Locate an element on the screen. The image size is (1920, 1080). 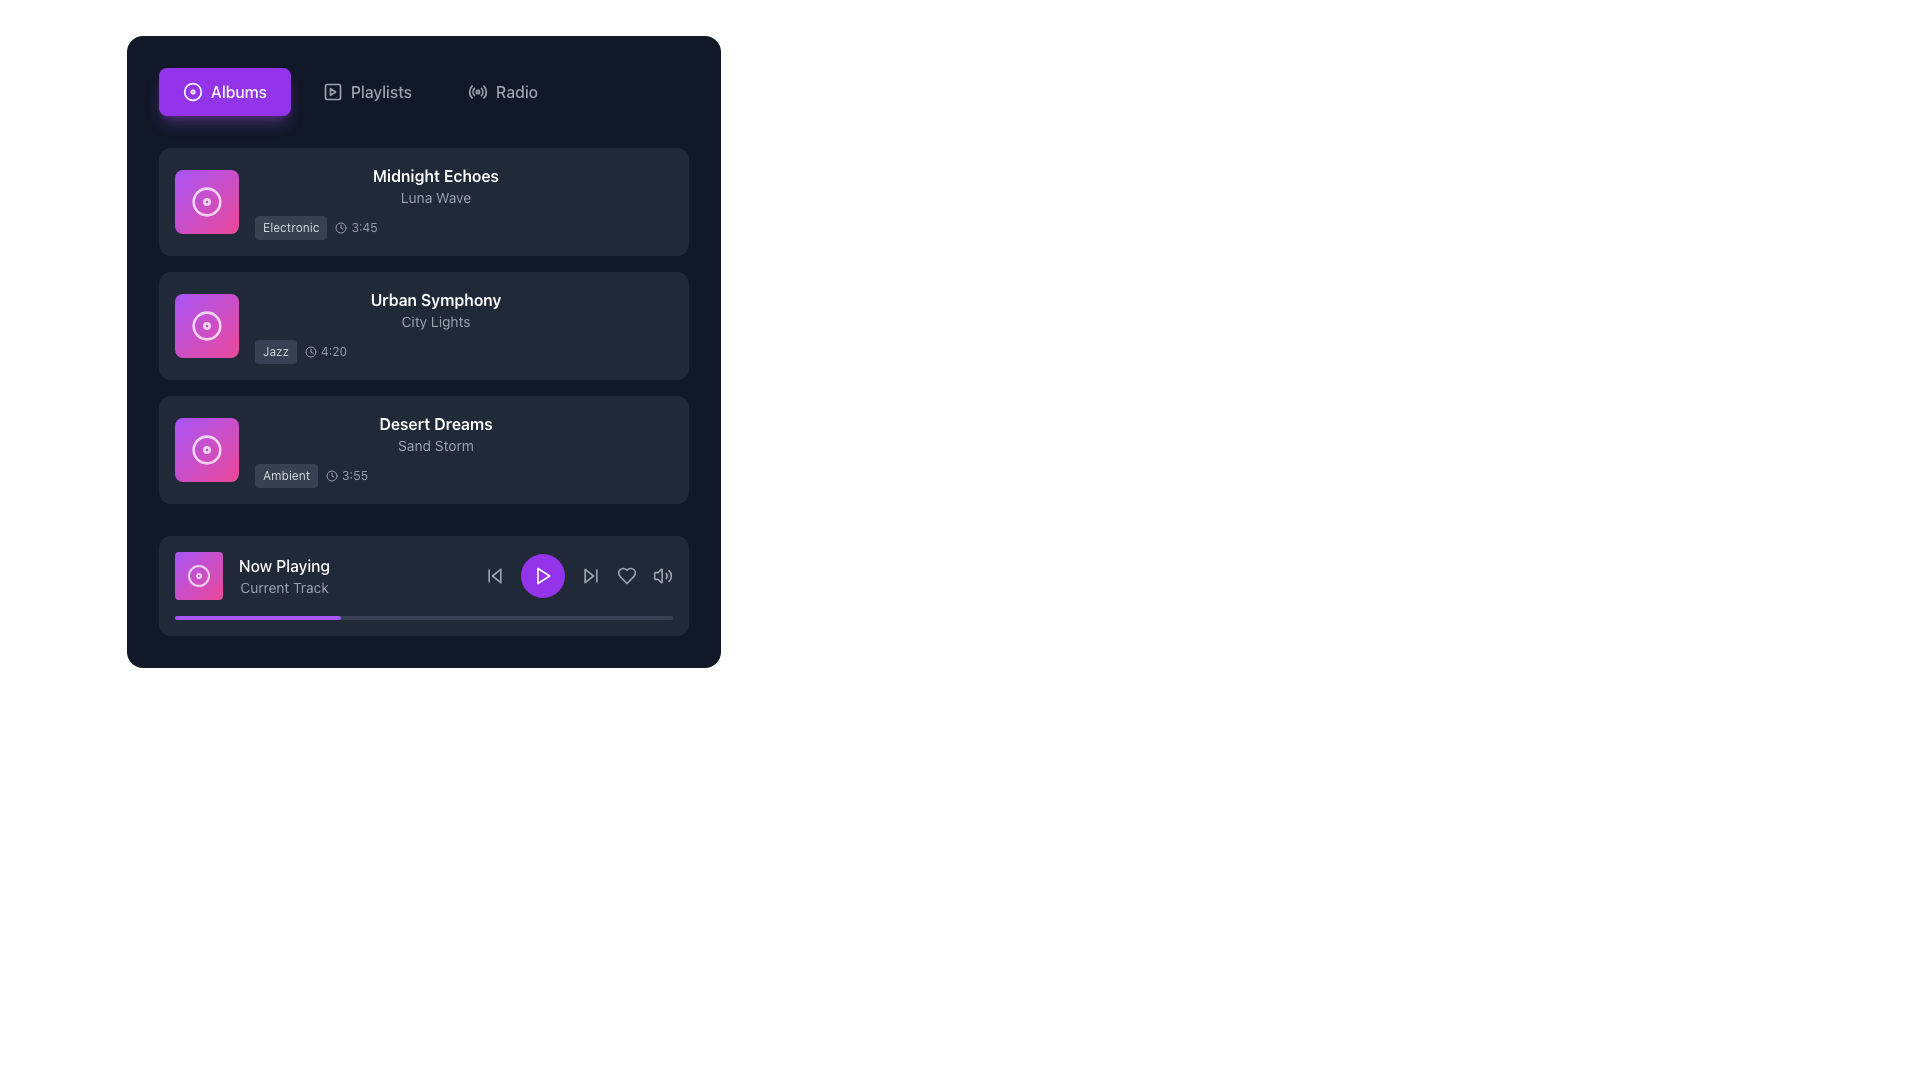
the decorative disc icon representing the 'Desert Dreams' track located centrally within its item card in the music selection interface is located at coordinates (206, 450).